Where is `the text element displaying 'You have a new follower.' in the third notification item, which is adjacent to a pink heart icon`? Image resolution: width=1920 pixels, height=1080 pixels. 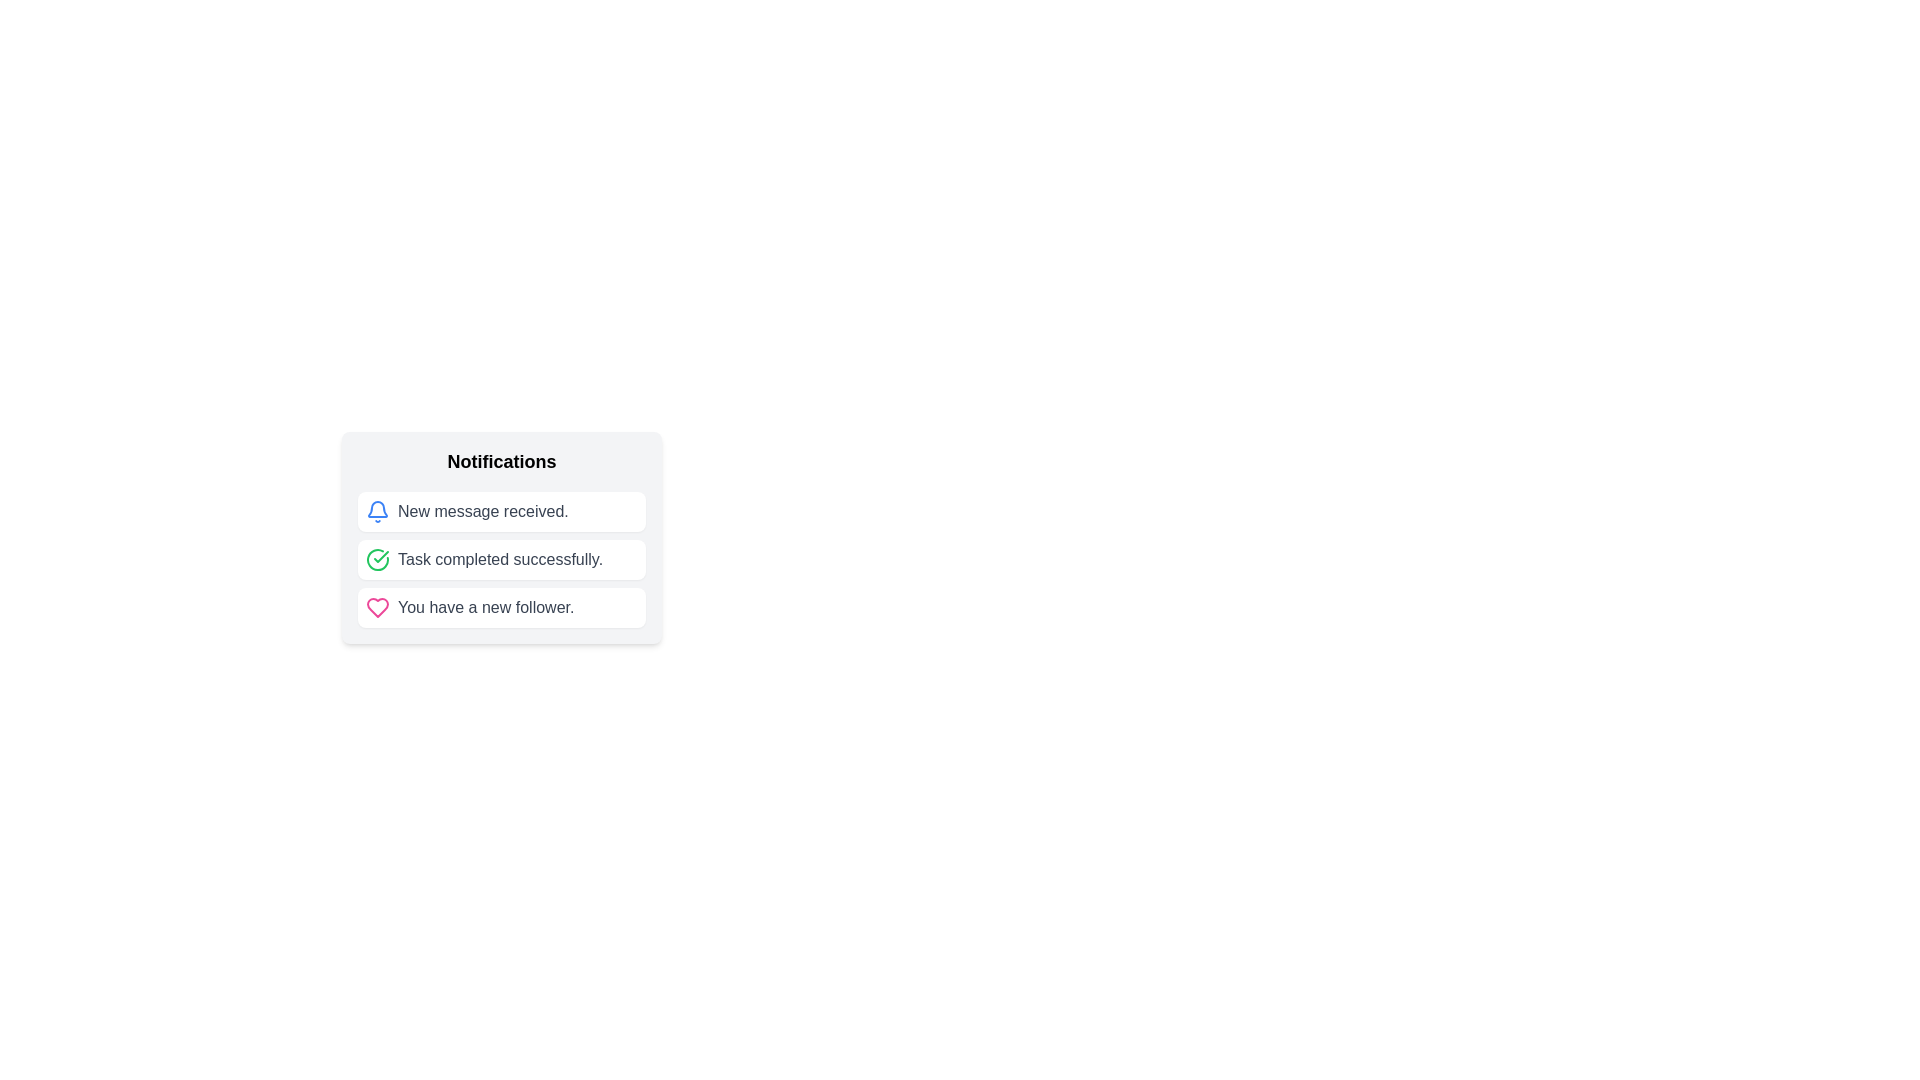 the text element displaying 'You have a new follower.' in the third notification item, which is adjacent to a pink heart icon is located at coordinates (486, 607).